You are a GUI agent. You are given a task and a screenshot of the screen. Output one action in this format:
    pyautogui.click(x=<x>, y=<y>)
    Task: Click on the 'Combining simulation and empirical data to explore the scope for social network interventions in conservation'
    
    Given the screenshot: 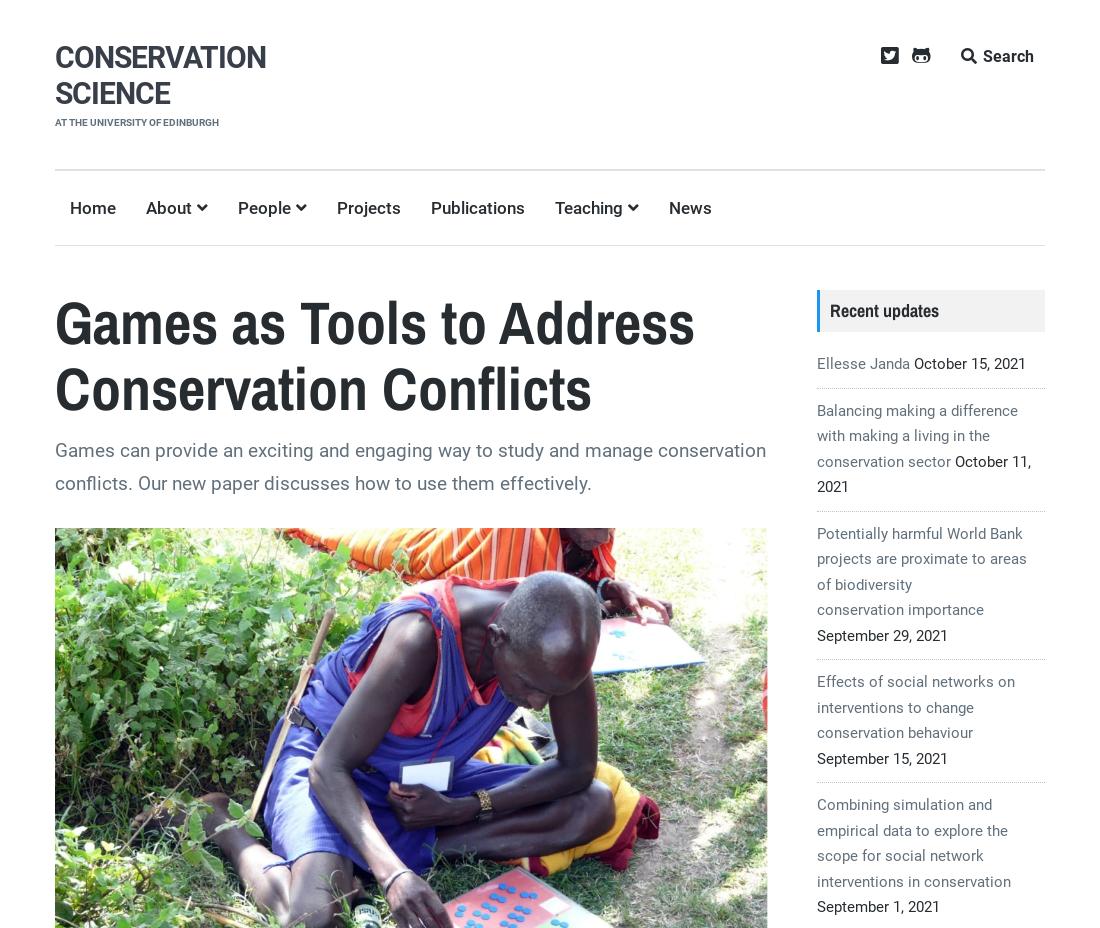 What is the action you would take?
    pyautogui.click(x=913, y=842)
    